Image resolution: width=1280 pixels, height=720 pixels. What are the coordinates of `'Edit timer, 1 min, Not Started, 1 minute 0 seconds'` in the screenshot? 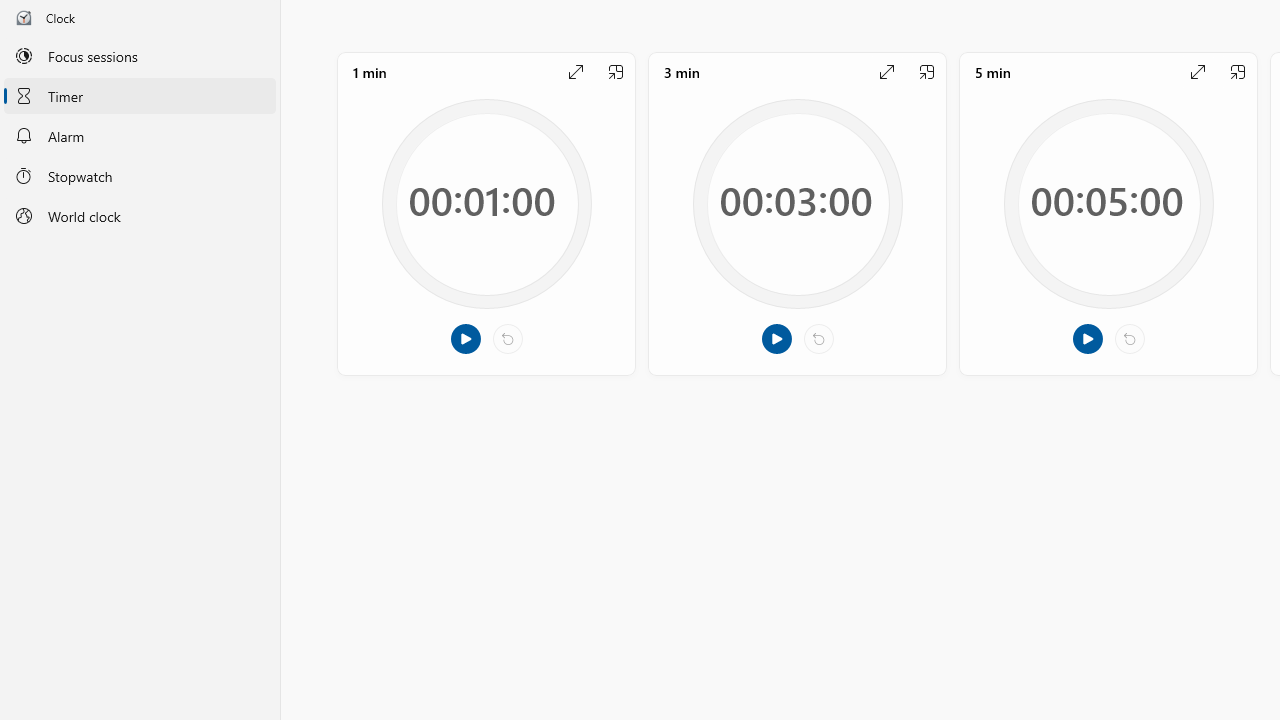 It's located at (486, 213).